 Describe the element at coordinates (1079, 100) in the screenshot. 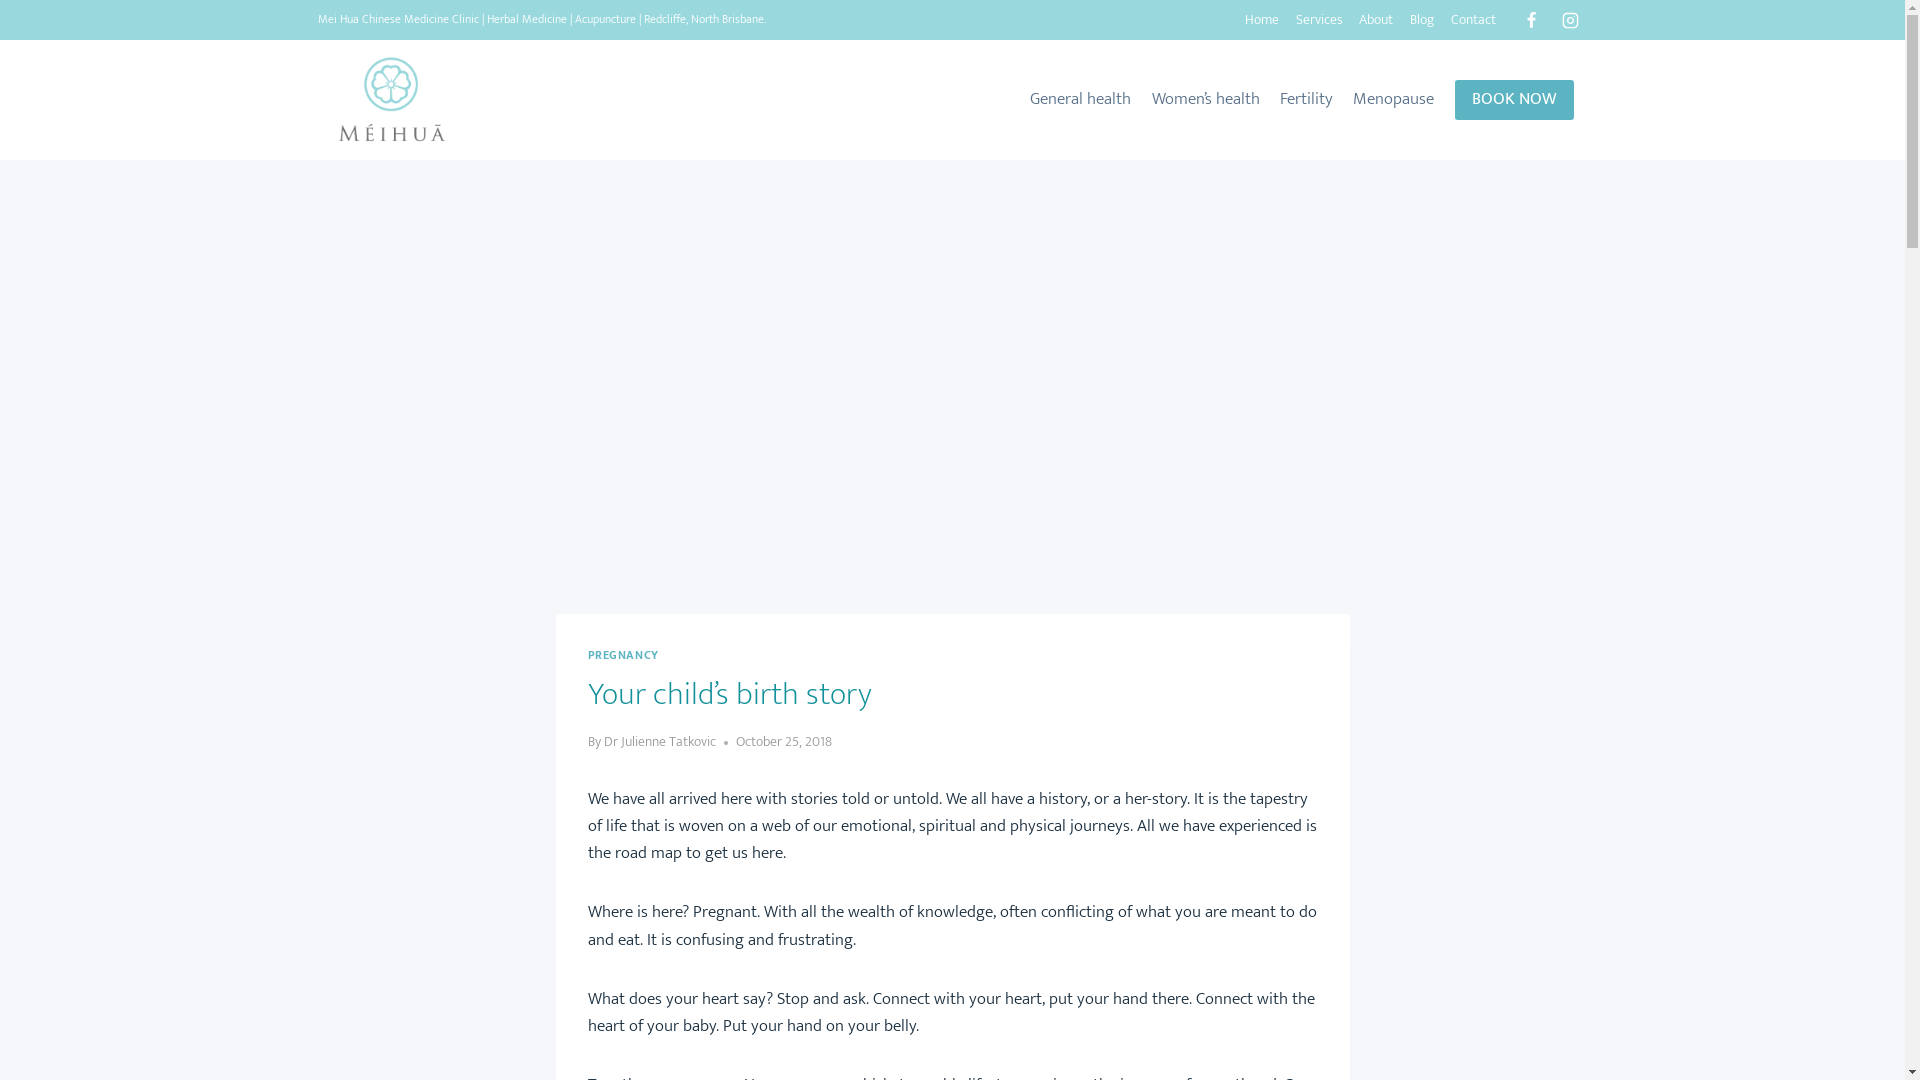

I see `'General health'` at that location.